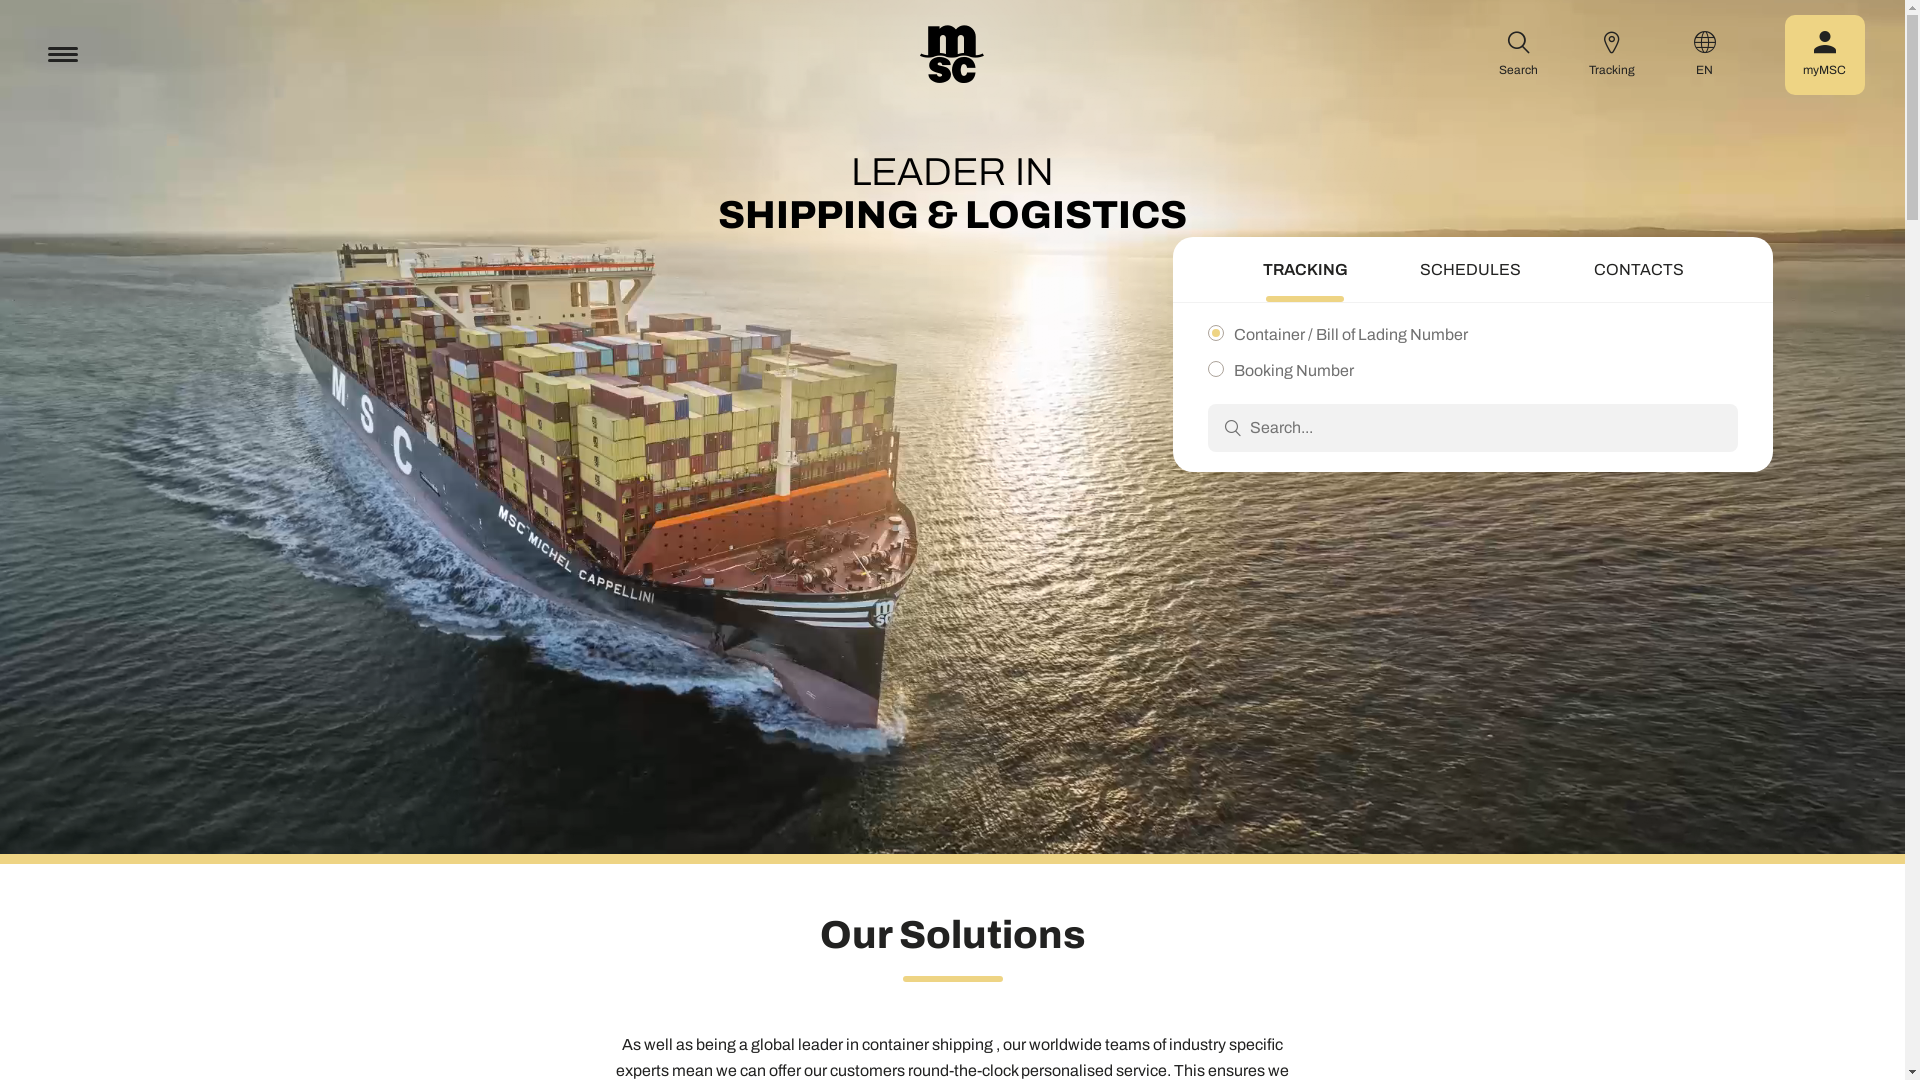 Image resolution: width=1920 pixels, height=1080 pixels. Describe the element at coordinates (1638, 272) in the screenshot. I see `'CONTACTS'` at that location.